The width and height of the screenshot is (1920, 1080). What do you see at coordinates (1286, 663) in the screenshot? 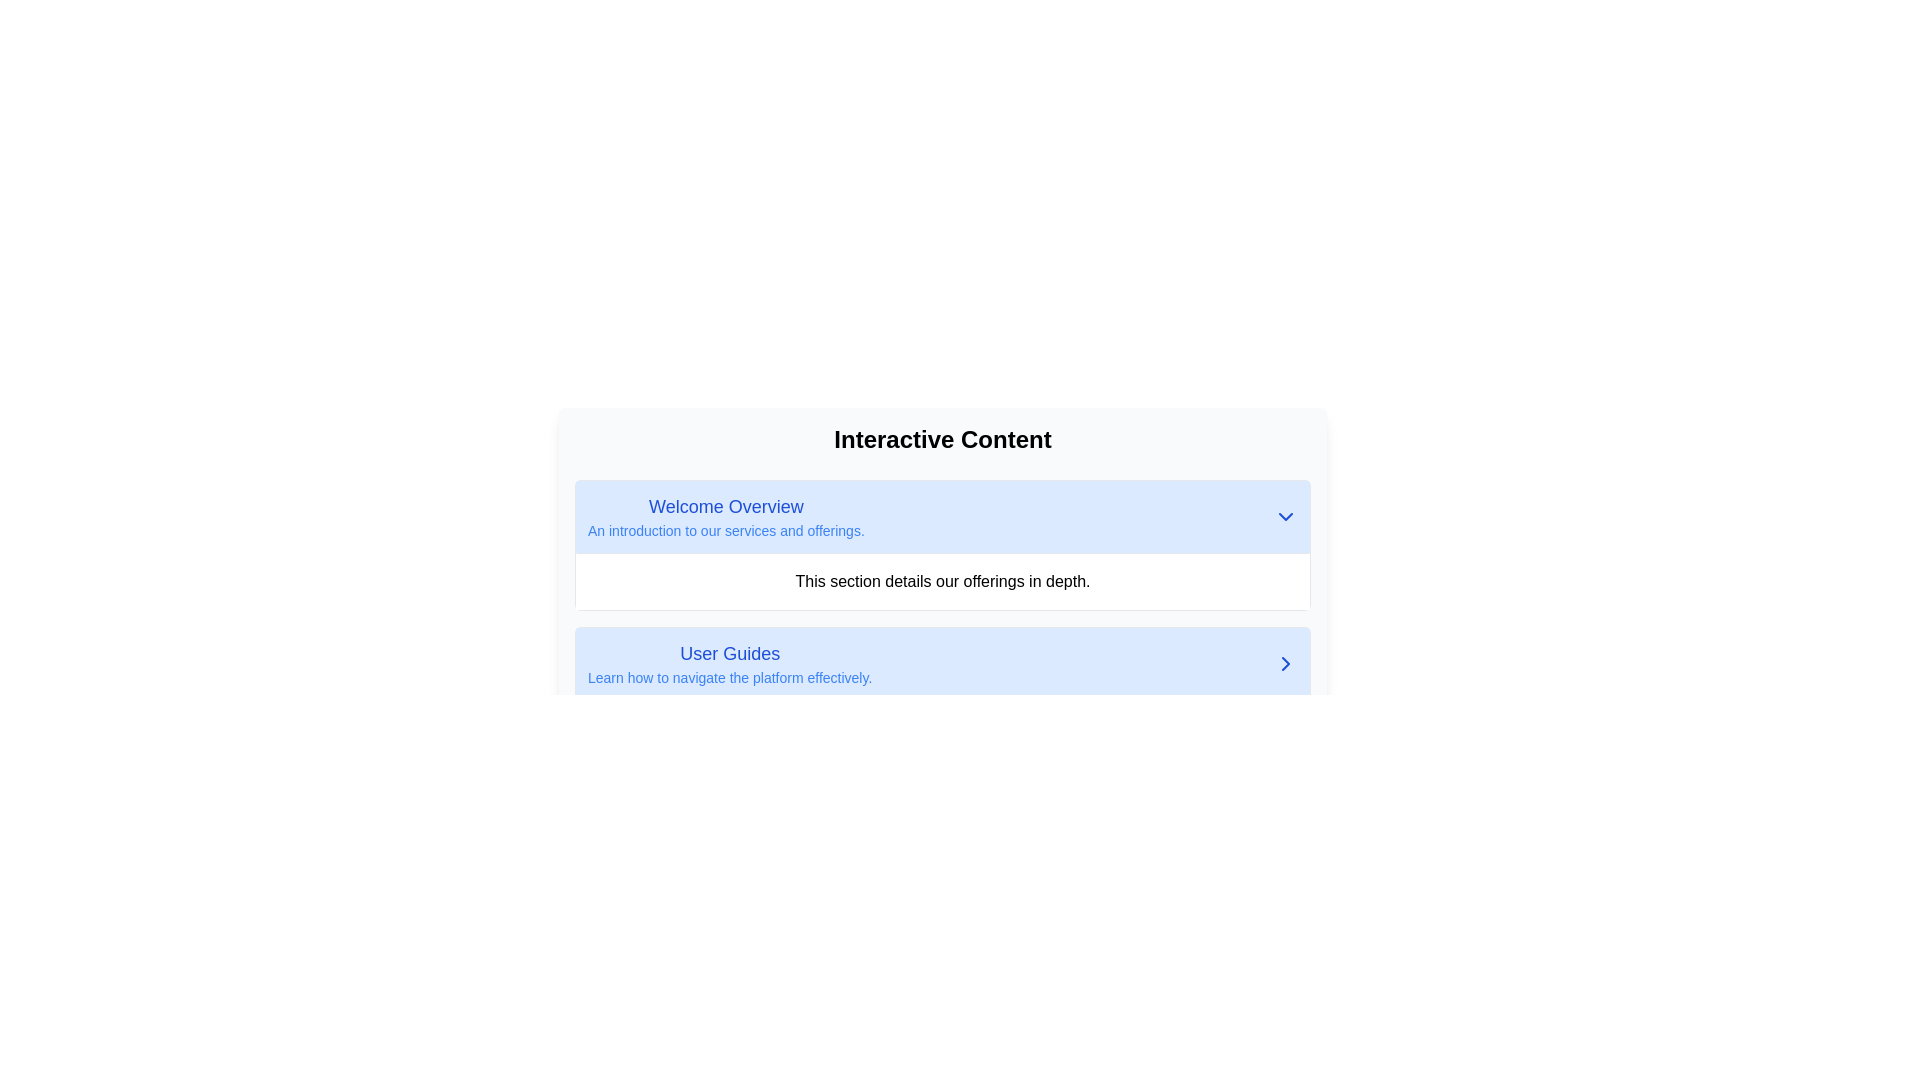
I see `the blue chevron SVG graphic, which is an arrow-shaped visual representation pointing to the right, located in the 'User Guides' section of the 'Interactive Content' panel` at bounding box center [1286, 663].